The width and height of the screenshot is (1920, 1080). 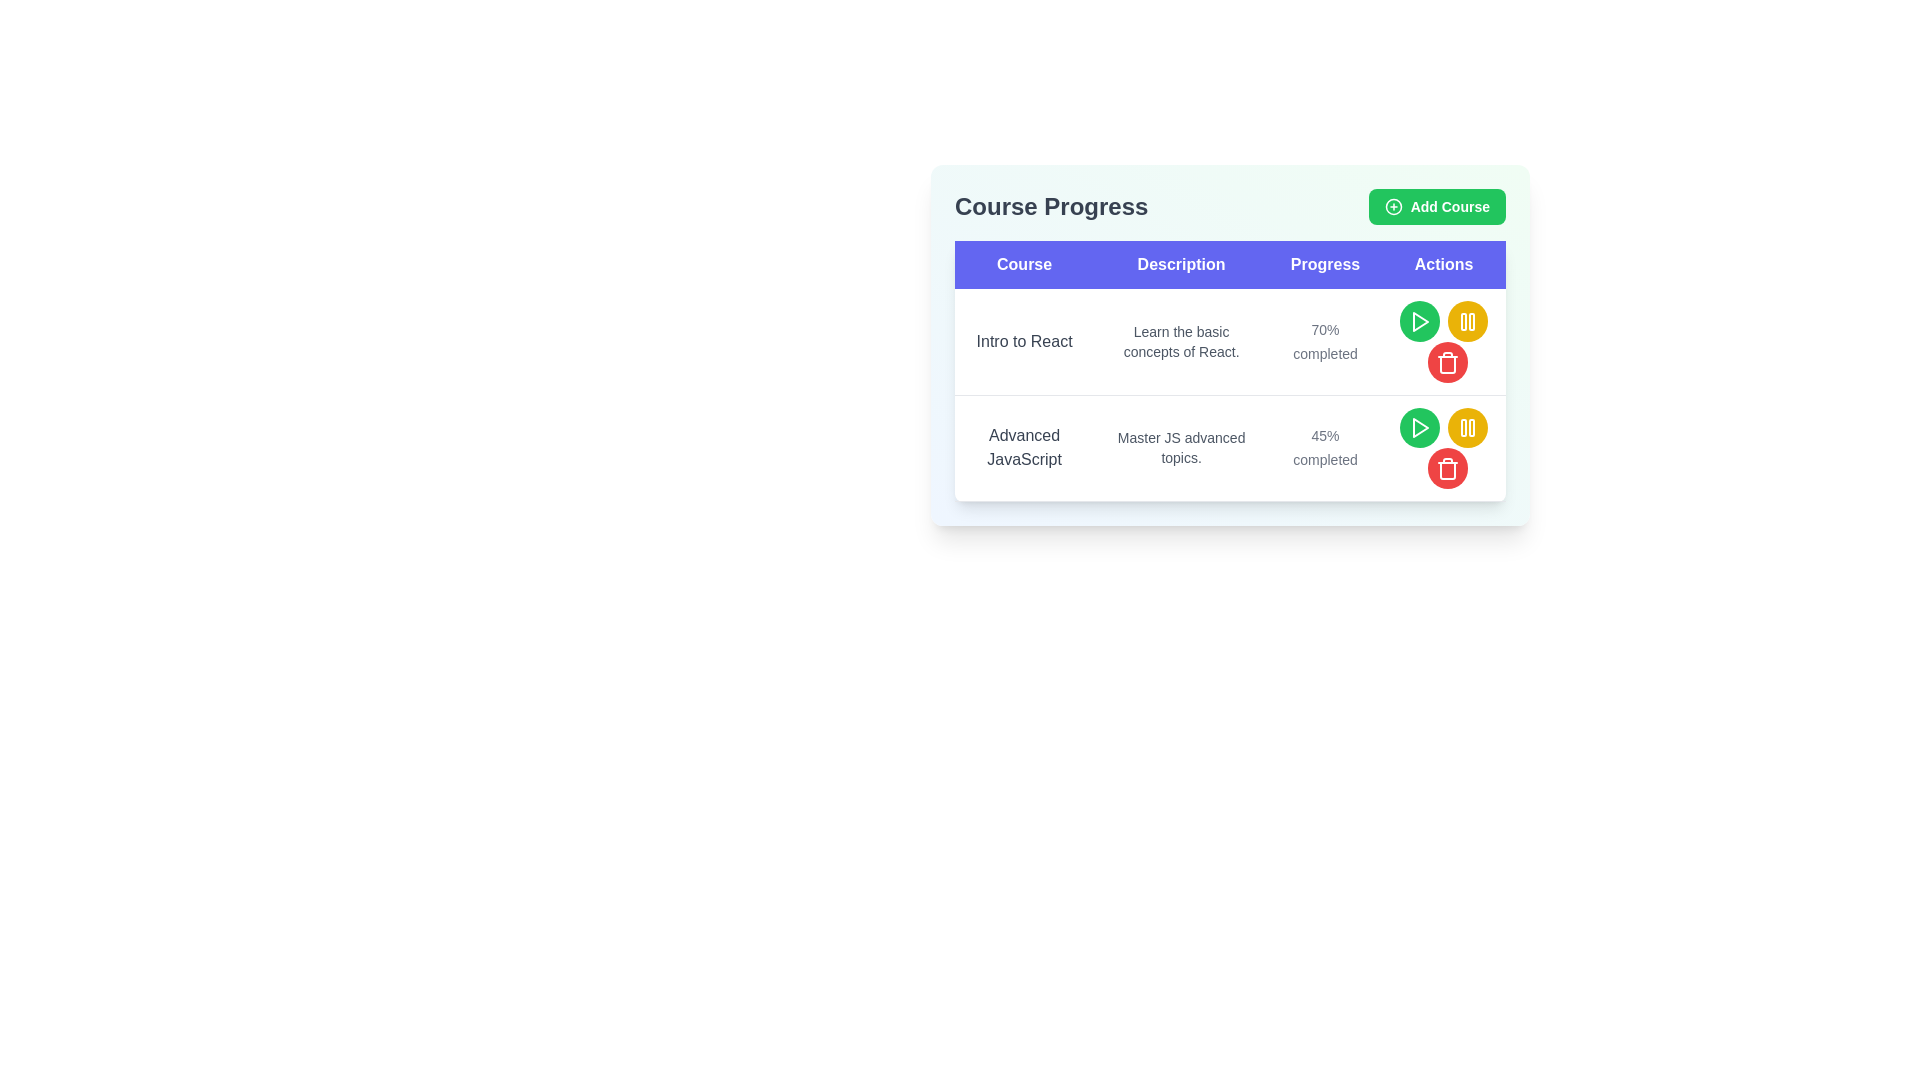 I want to click on the 'Description' column header in the table, which is the second header positioned between 'Course' and 'Progress', so click(x=1181, y=264).